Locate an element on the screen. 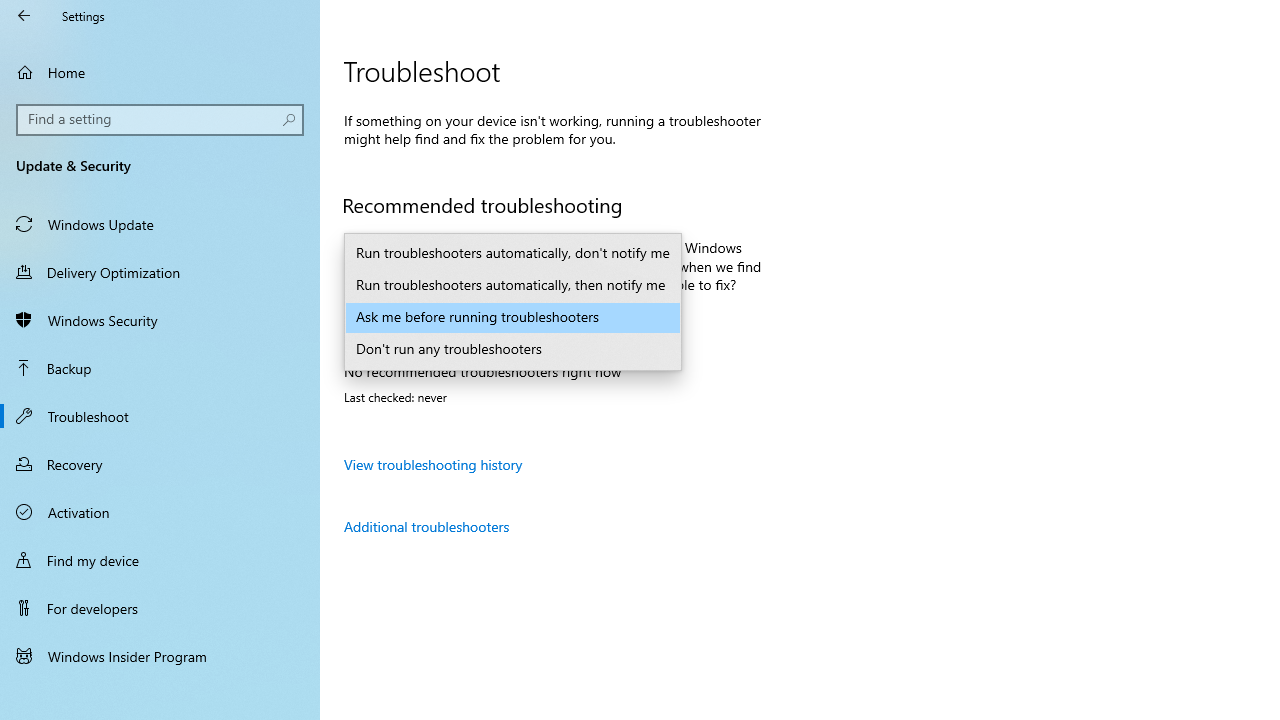 The height and width of the screenshot is (720, 1280). 'Recovery' is located at coordinates (160, 464).